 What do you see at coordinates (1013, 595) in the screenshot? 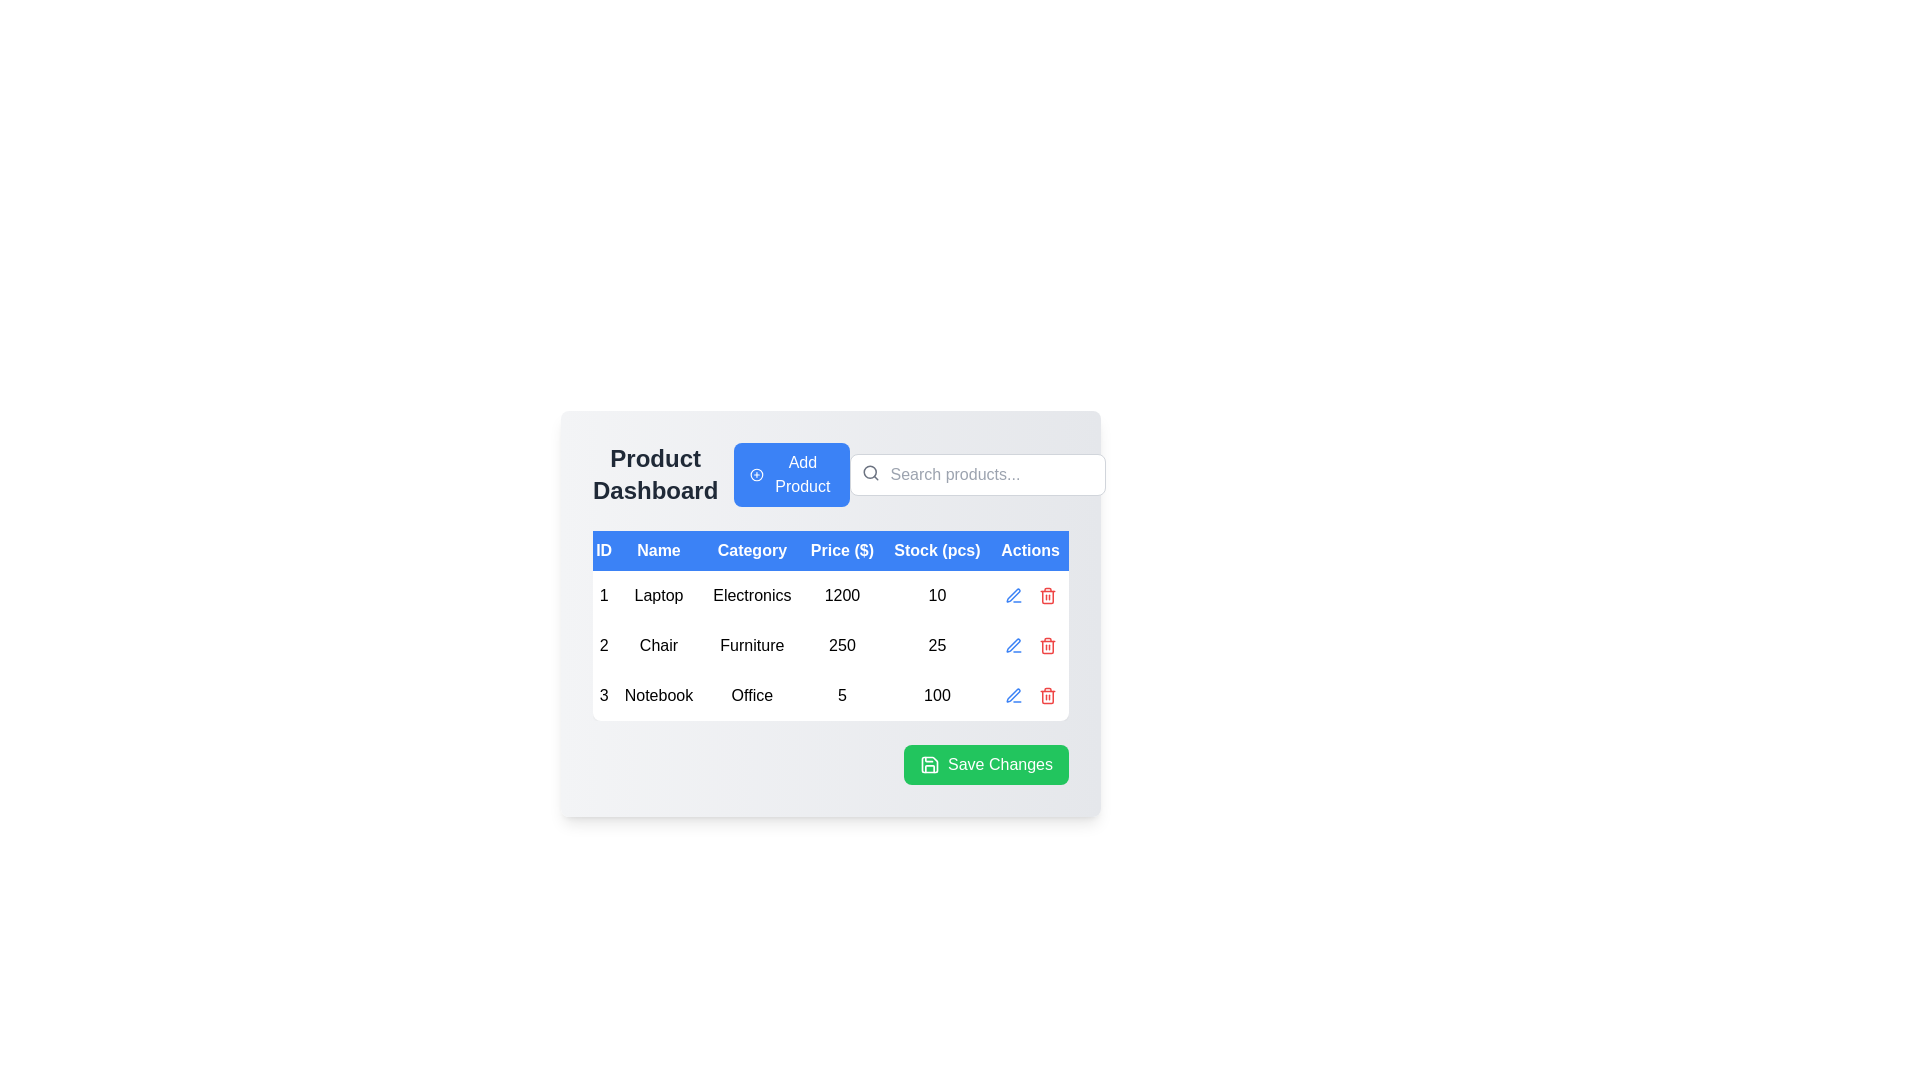
I see `the editing icon button located in the 'Actions' column of the 'Chair' entry in the table to modify its details` at bounding box center [1013, 595].